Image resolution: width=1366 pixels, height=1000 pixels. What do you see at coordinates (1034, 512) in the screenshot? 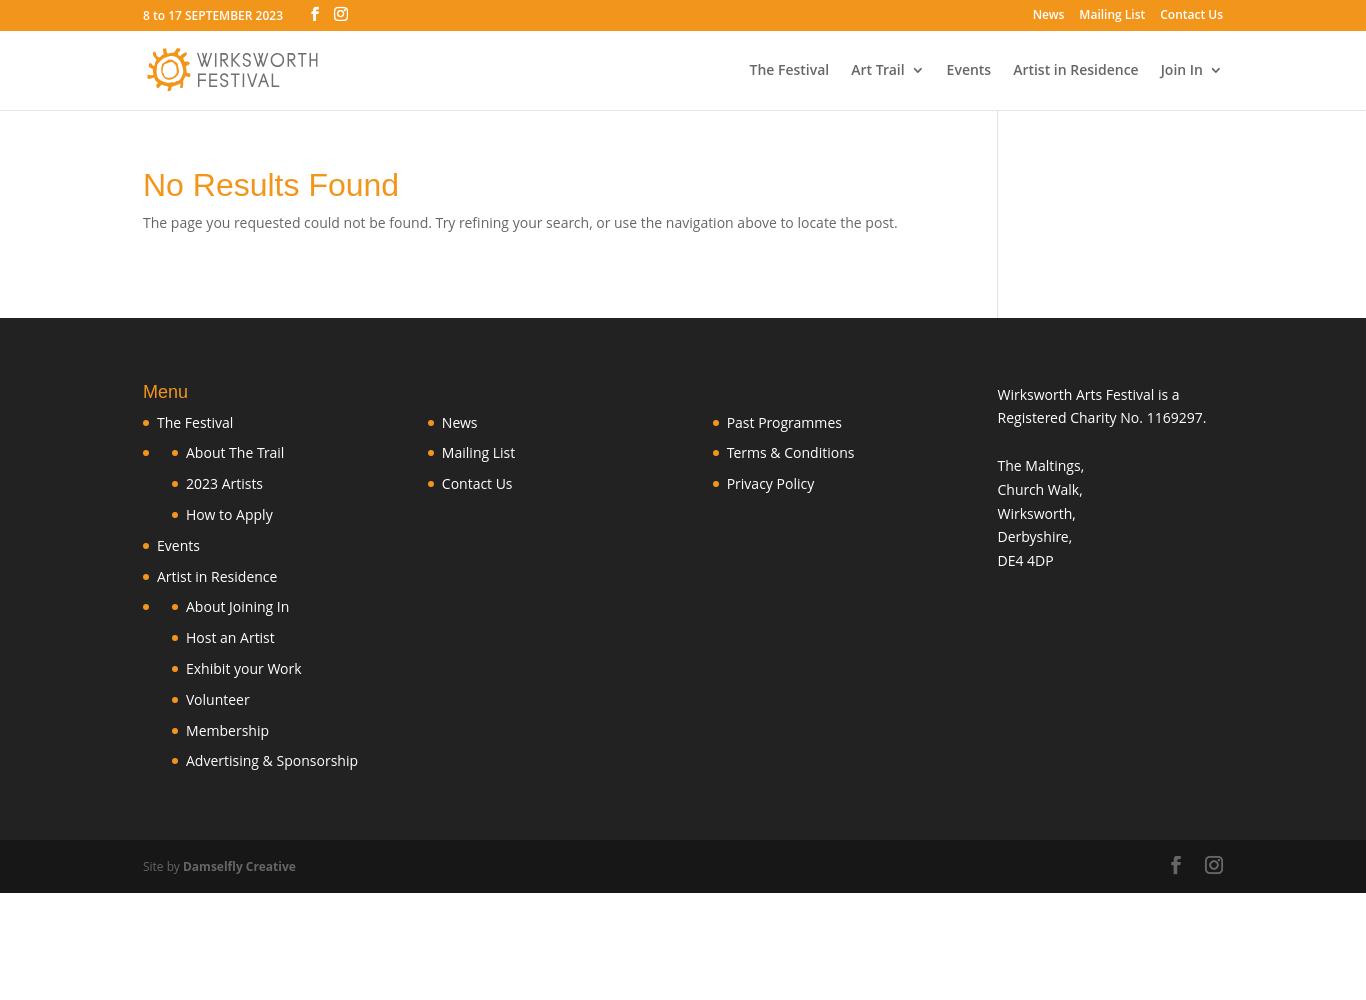
I see `'Wirksworth,'` at bounding box center [1034, 512].